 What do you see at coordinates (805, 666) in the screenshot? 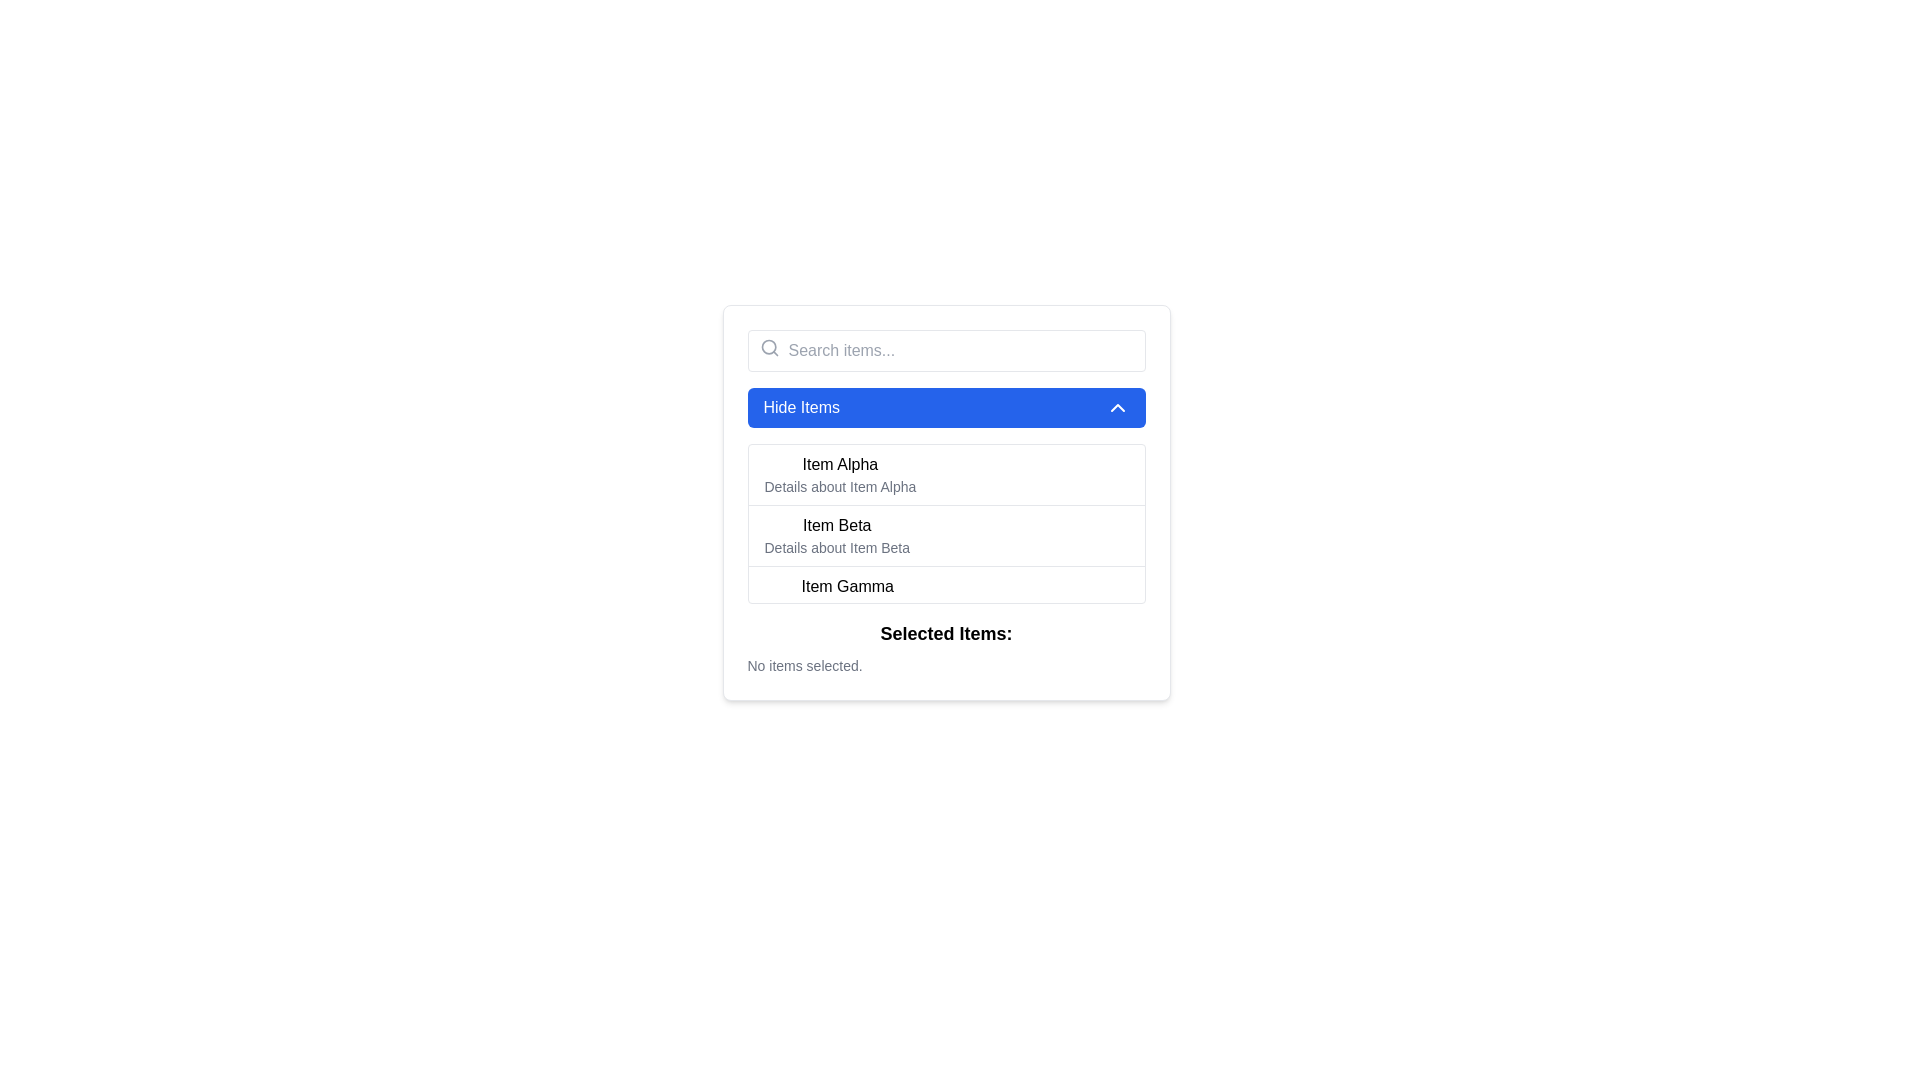
I see `the text label displaying 'No items selected.' which is positioned below the 'Selected Items:' label` at bounding box center [805, 666].